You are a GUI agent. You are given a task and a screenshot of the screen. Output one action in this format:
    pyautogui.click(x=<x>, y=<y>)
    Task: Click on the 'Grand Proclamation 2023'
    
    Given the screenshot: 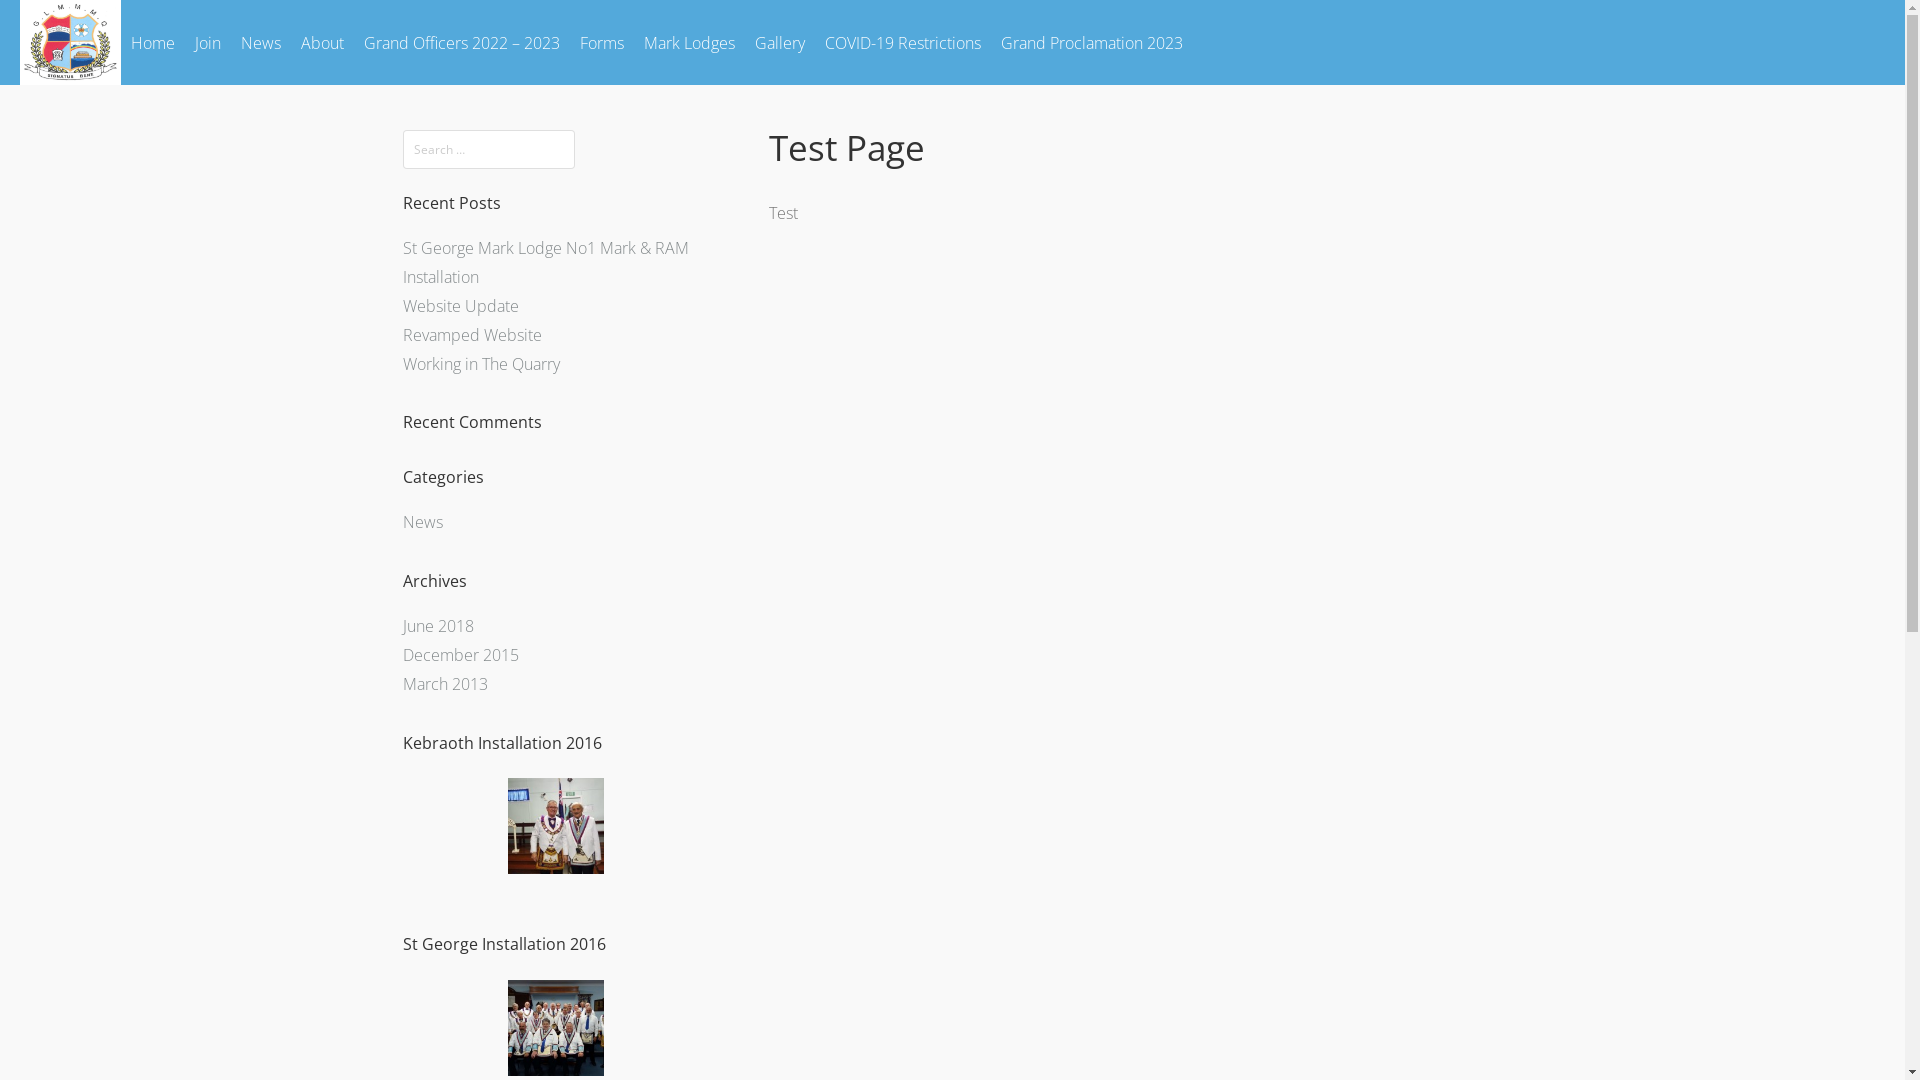 What is the action you would take?
    pyautogui.click(x=1090, y=42)
    